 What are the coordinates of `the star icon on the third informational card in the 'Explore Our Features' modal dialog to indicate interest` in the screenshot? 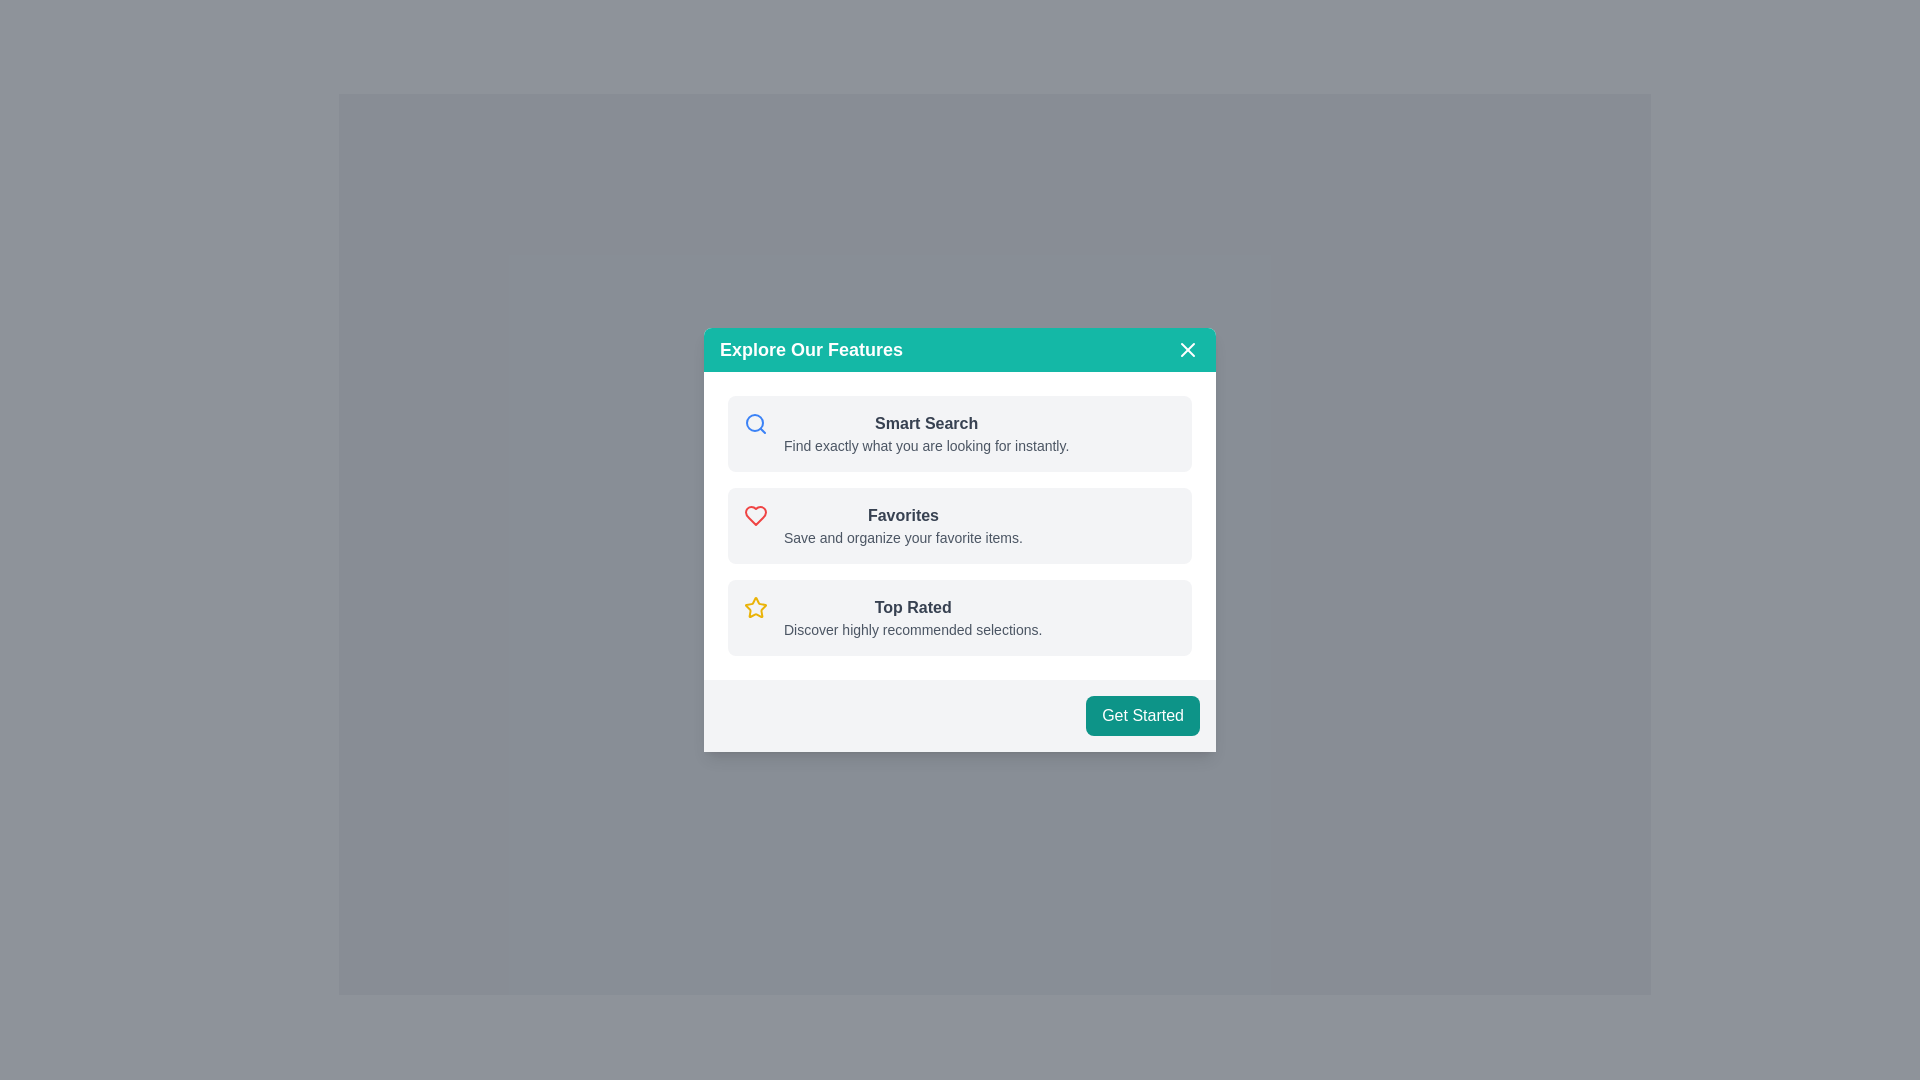 It's located at (960, 616).